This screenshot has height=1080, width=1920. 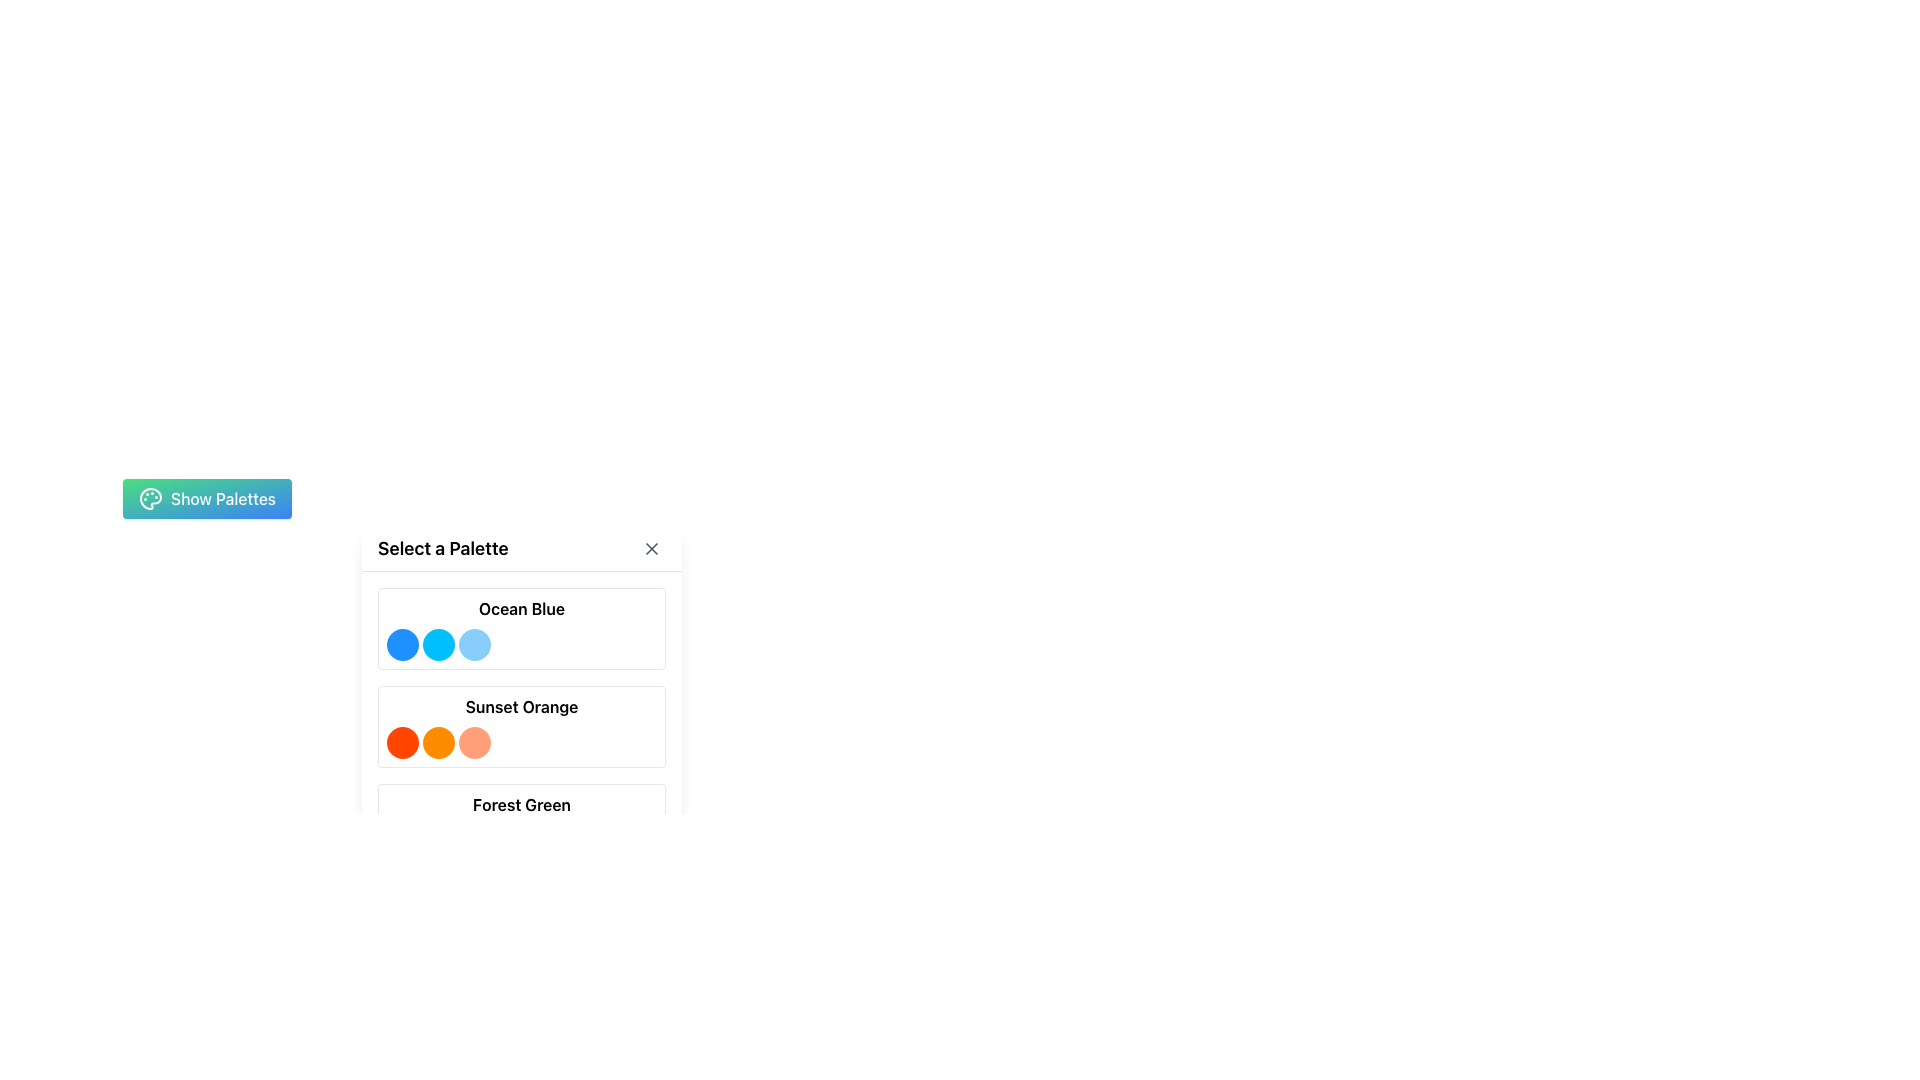 What do you see at coordinates (522, 726) in the screenshot?
I see `the 'Sunset Orange' Palette display block` at bounding box center [522, 726].